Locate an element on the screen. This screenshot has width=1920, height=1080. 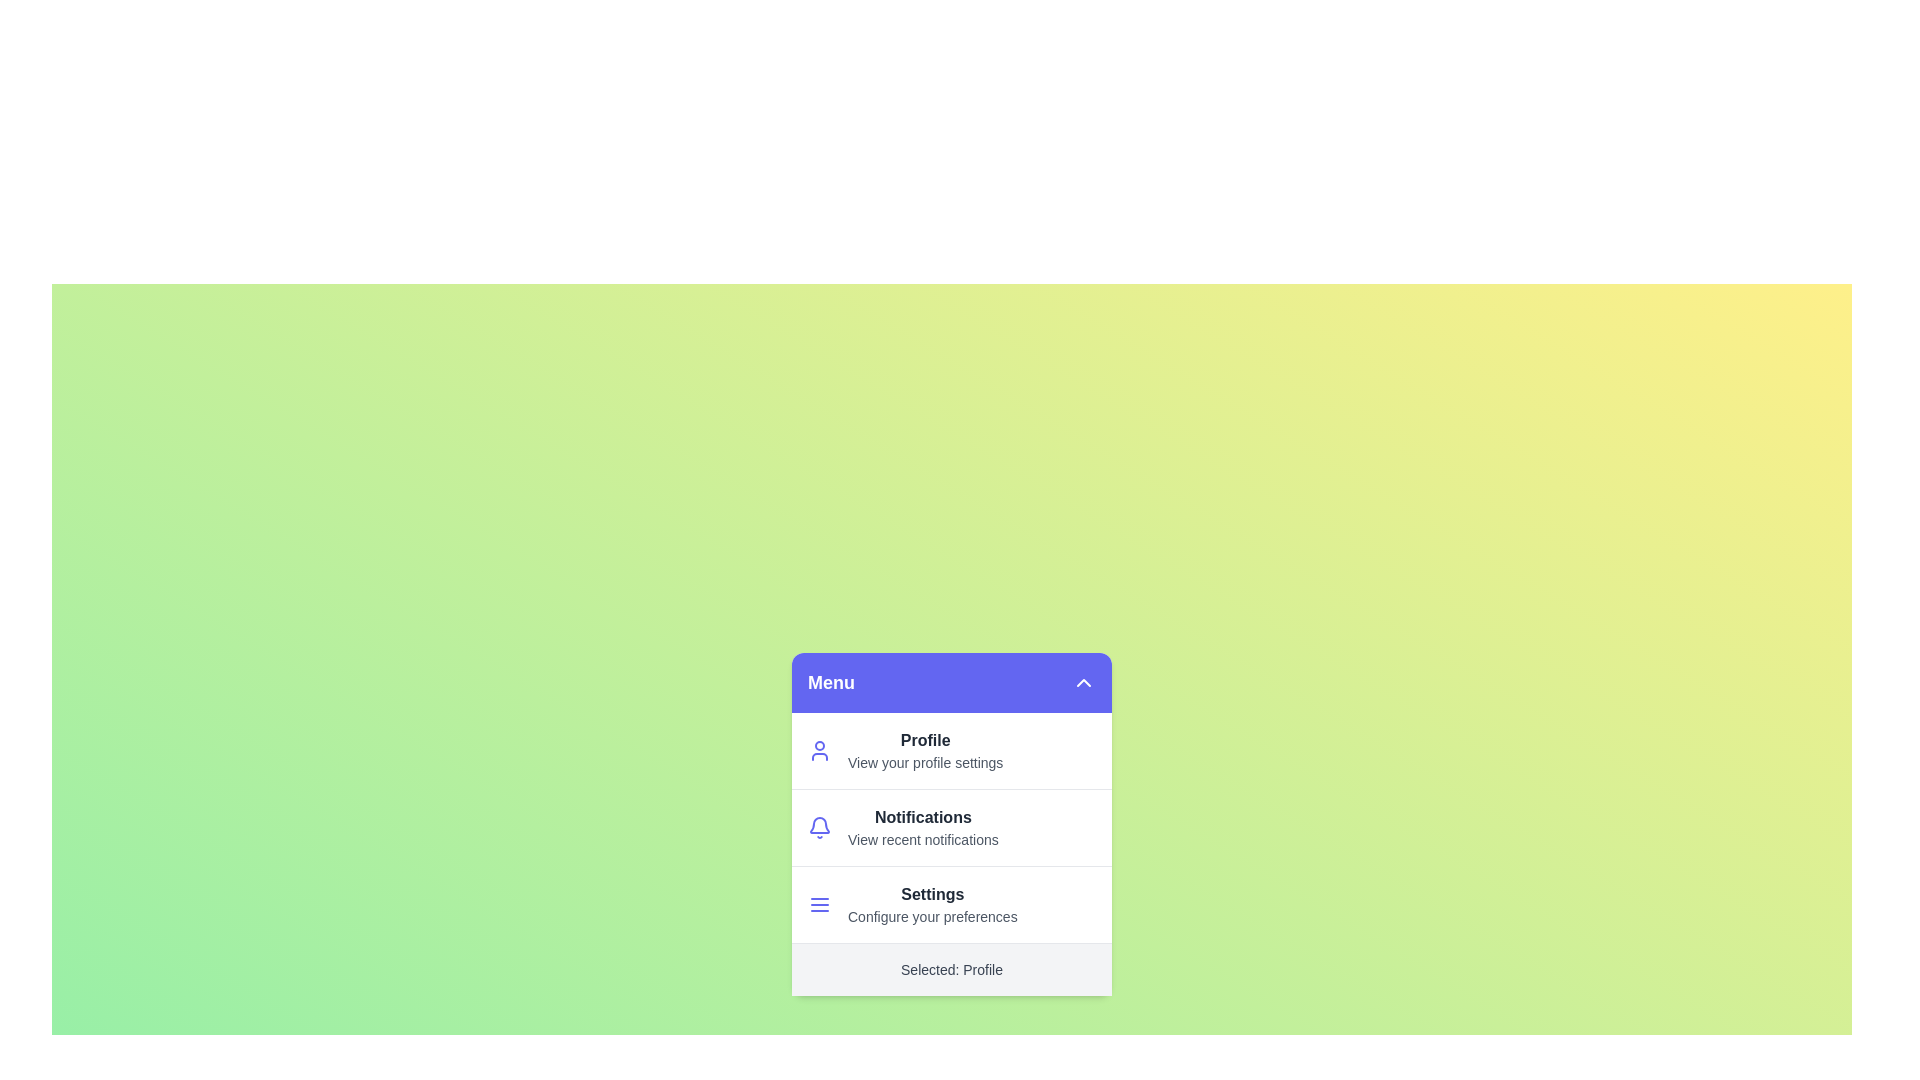
the menu item labeled Profile is located at coordinates (899, 749).